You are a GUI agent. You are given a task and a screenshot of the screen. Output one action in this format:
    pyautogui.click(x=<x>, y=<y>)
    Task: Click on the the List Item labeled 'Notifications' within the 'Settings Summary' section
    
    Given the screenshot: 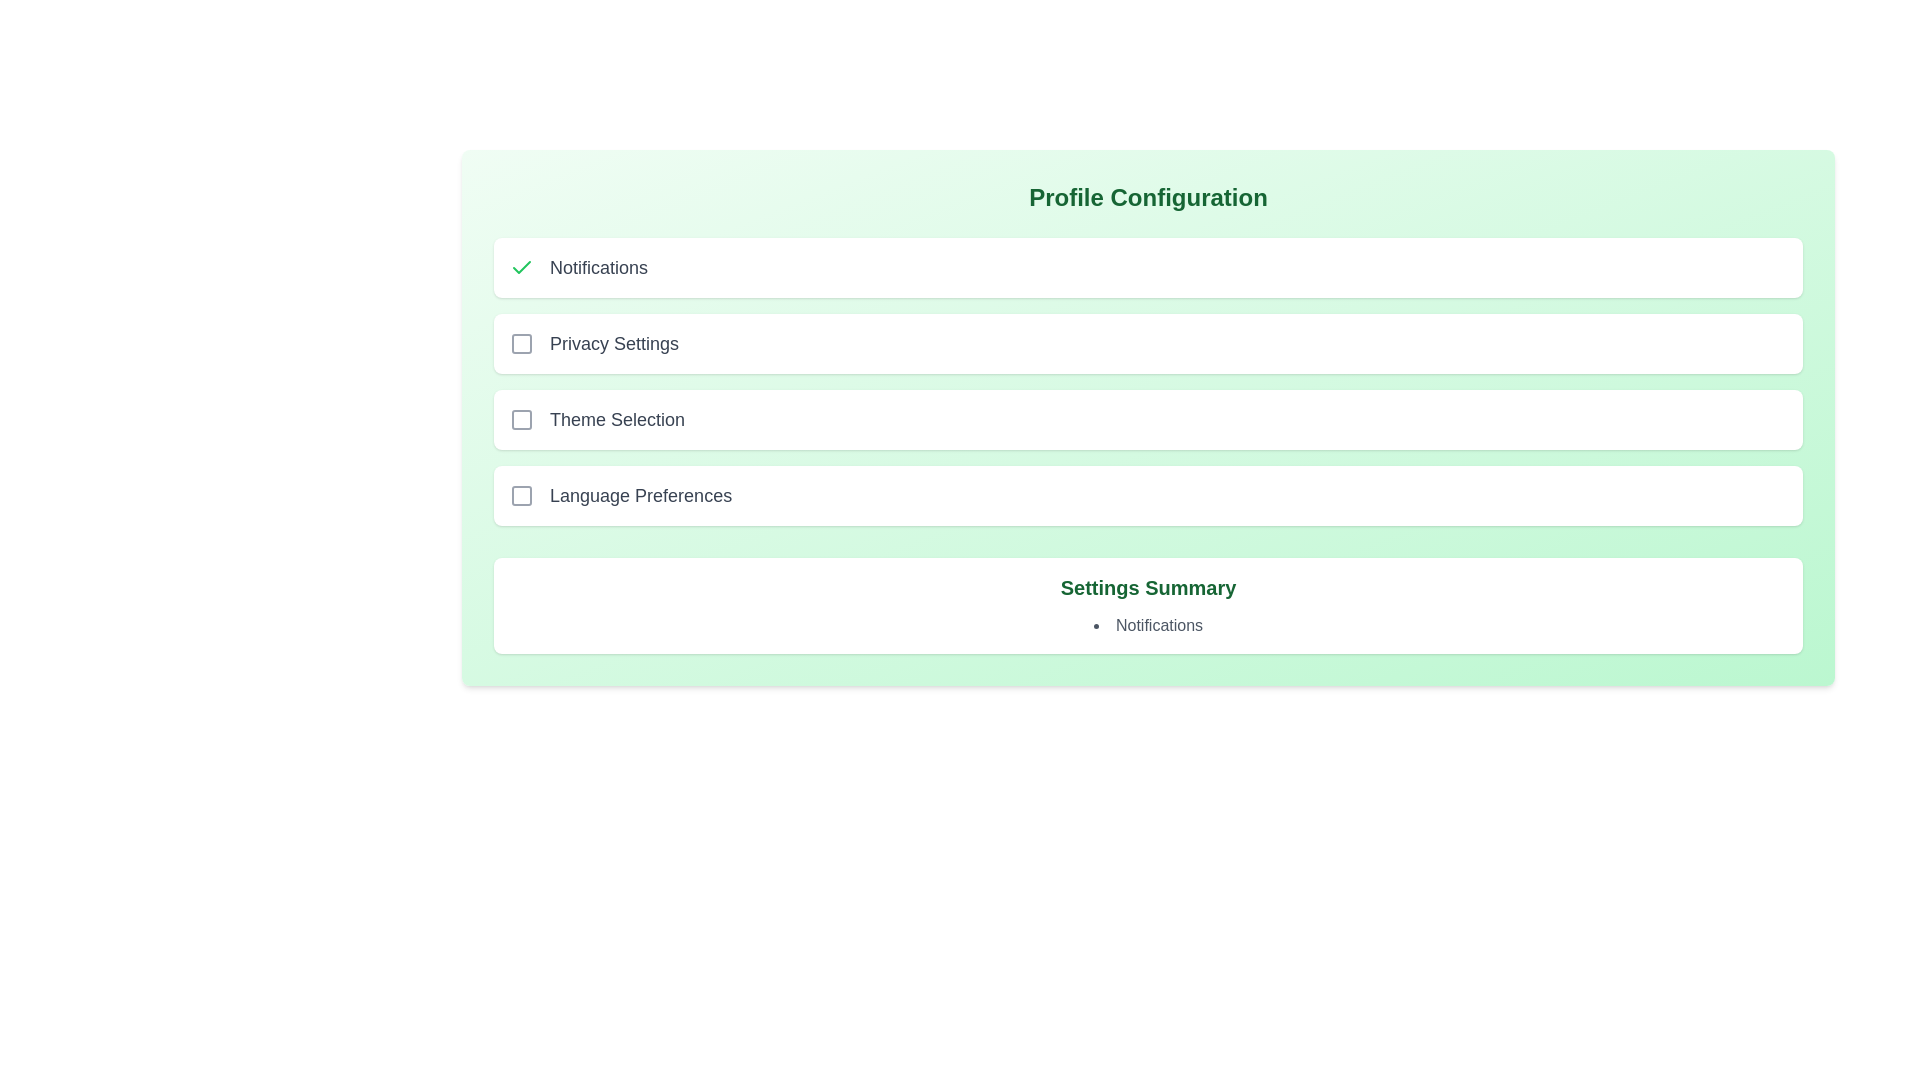 What is the action you would take?
    pyautogui.click(x=1148, y=624)
    